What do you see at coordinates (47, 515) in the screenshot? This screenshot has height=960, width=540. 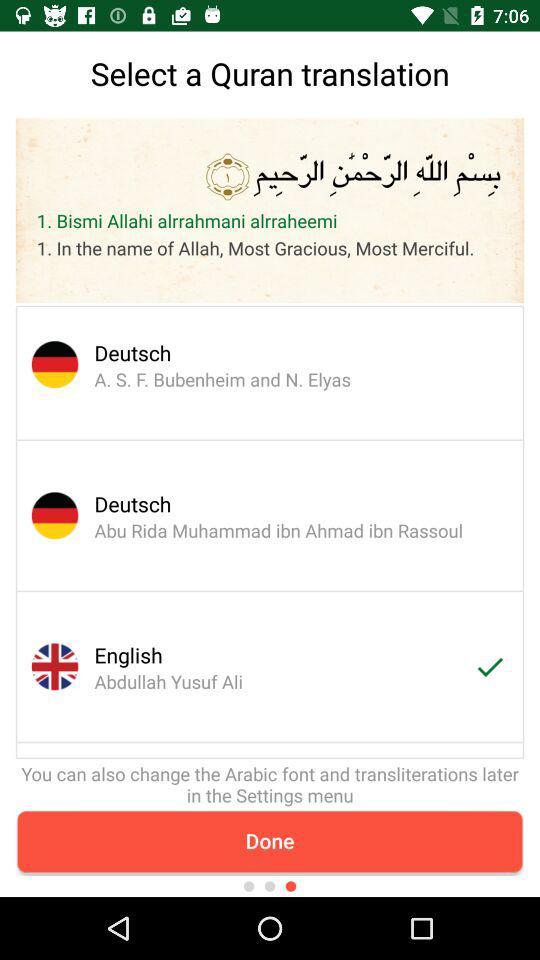 I see `the circular image which has got german flag which is above english abdullah yusuf ali` at bounding box center [47, 515].